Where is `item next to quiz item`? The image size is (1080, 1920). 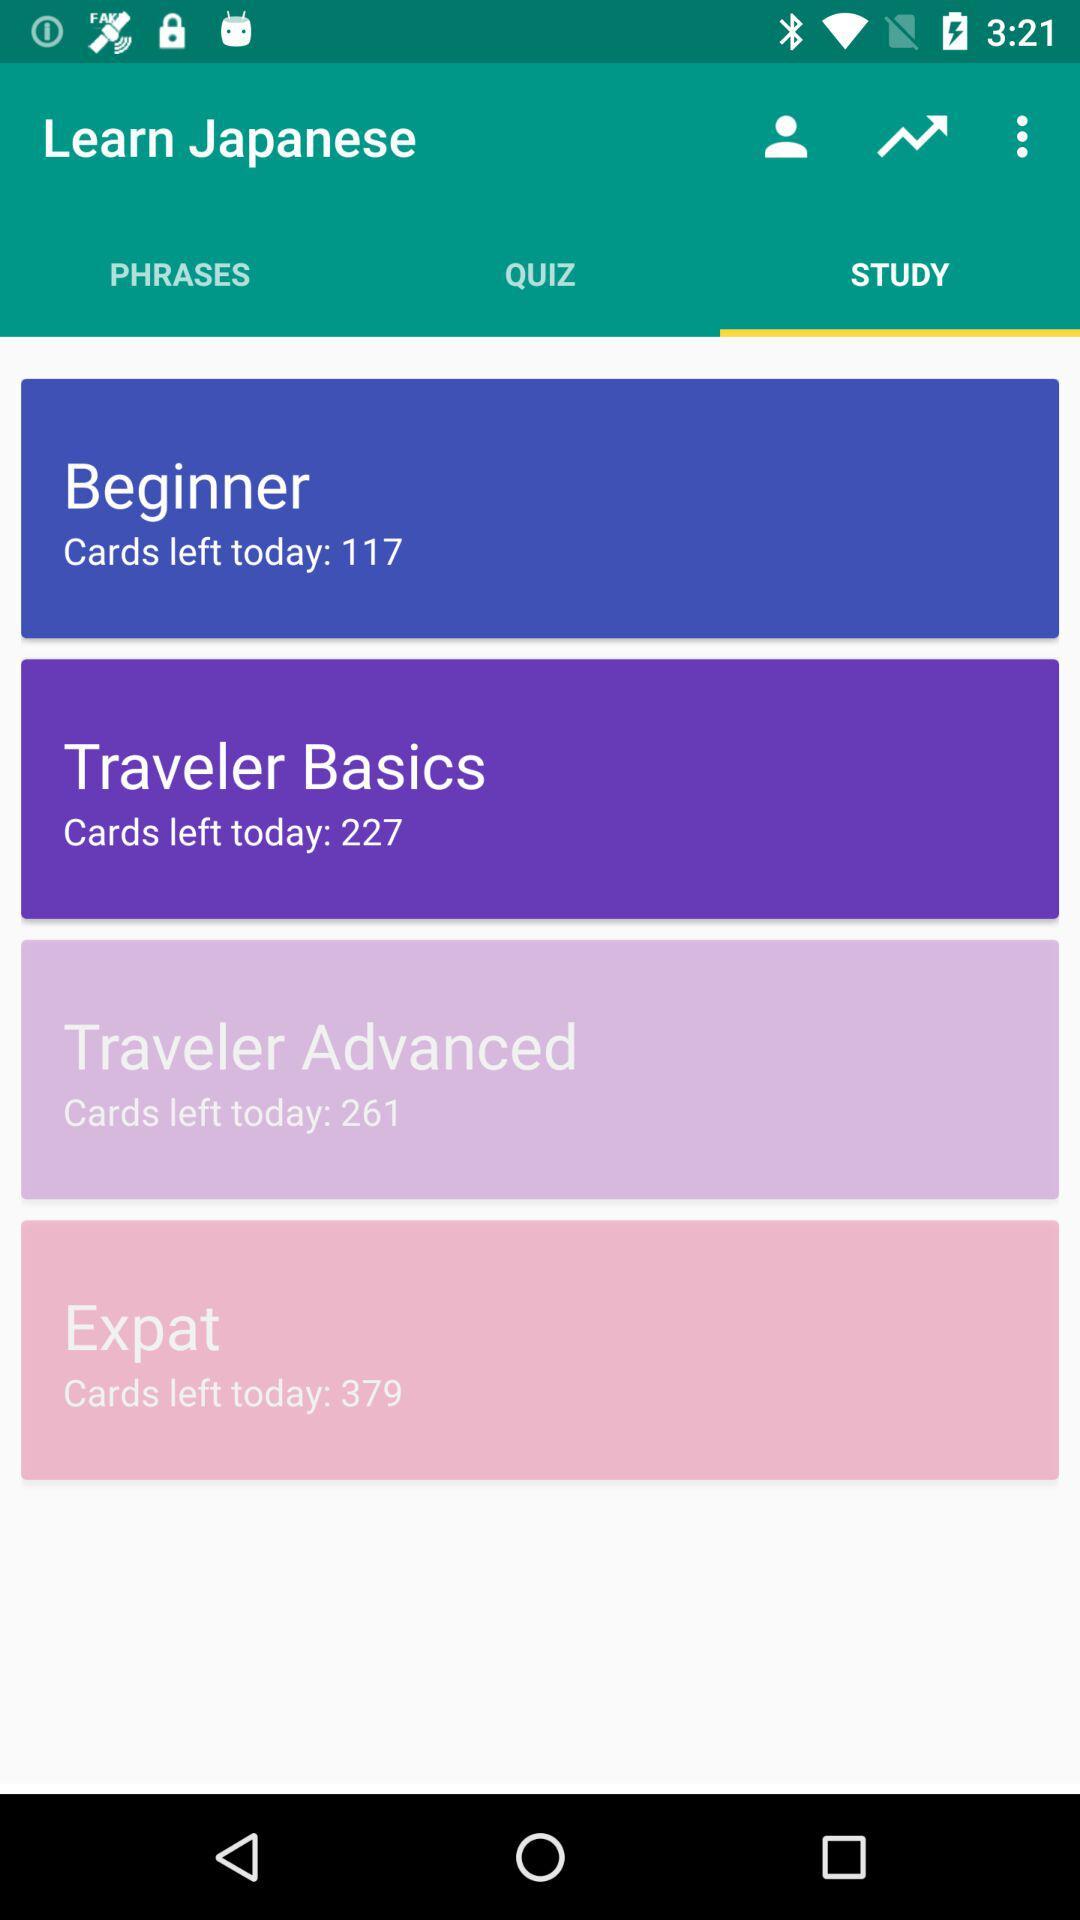 item next to quiz item is located at coordinates (898, 272).